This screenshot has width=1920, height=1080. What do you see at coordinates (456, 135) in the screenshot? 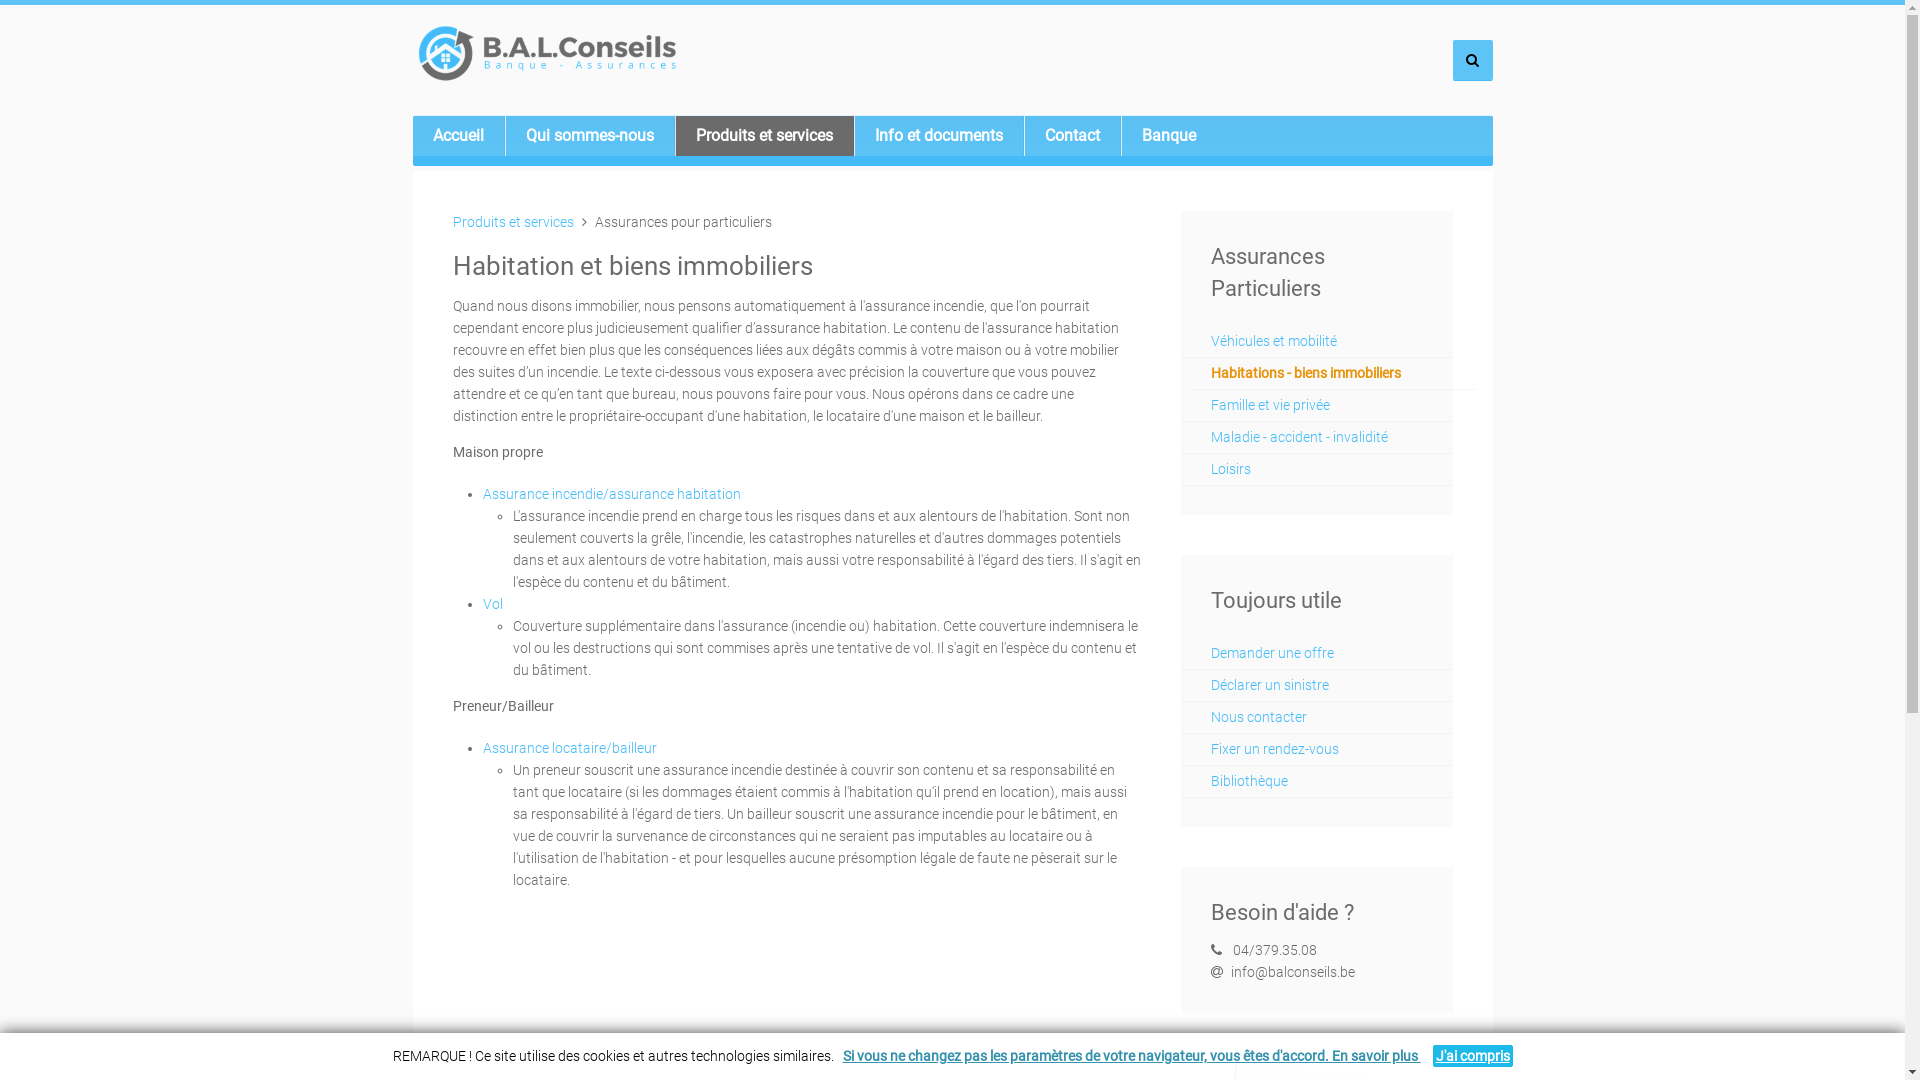
I see `'Accueil'` at bounding box center [456, 135].